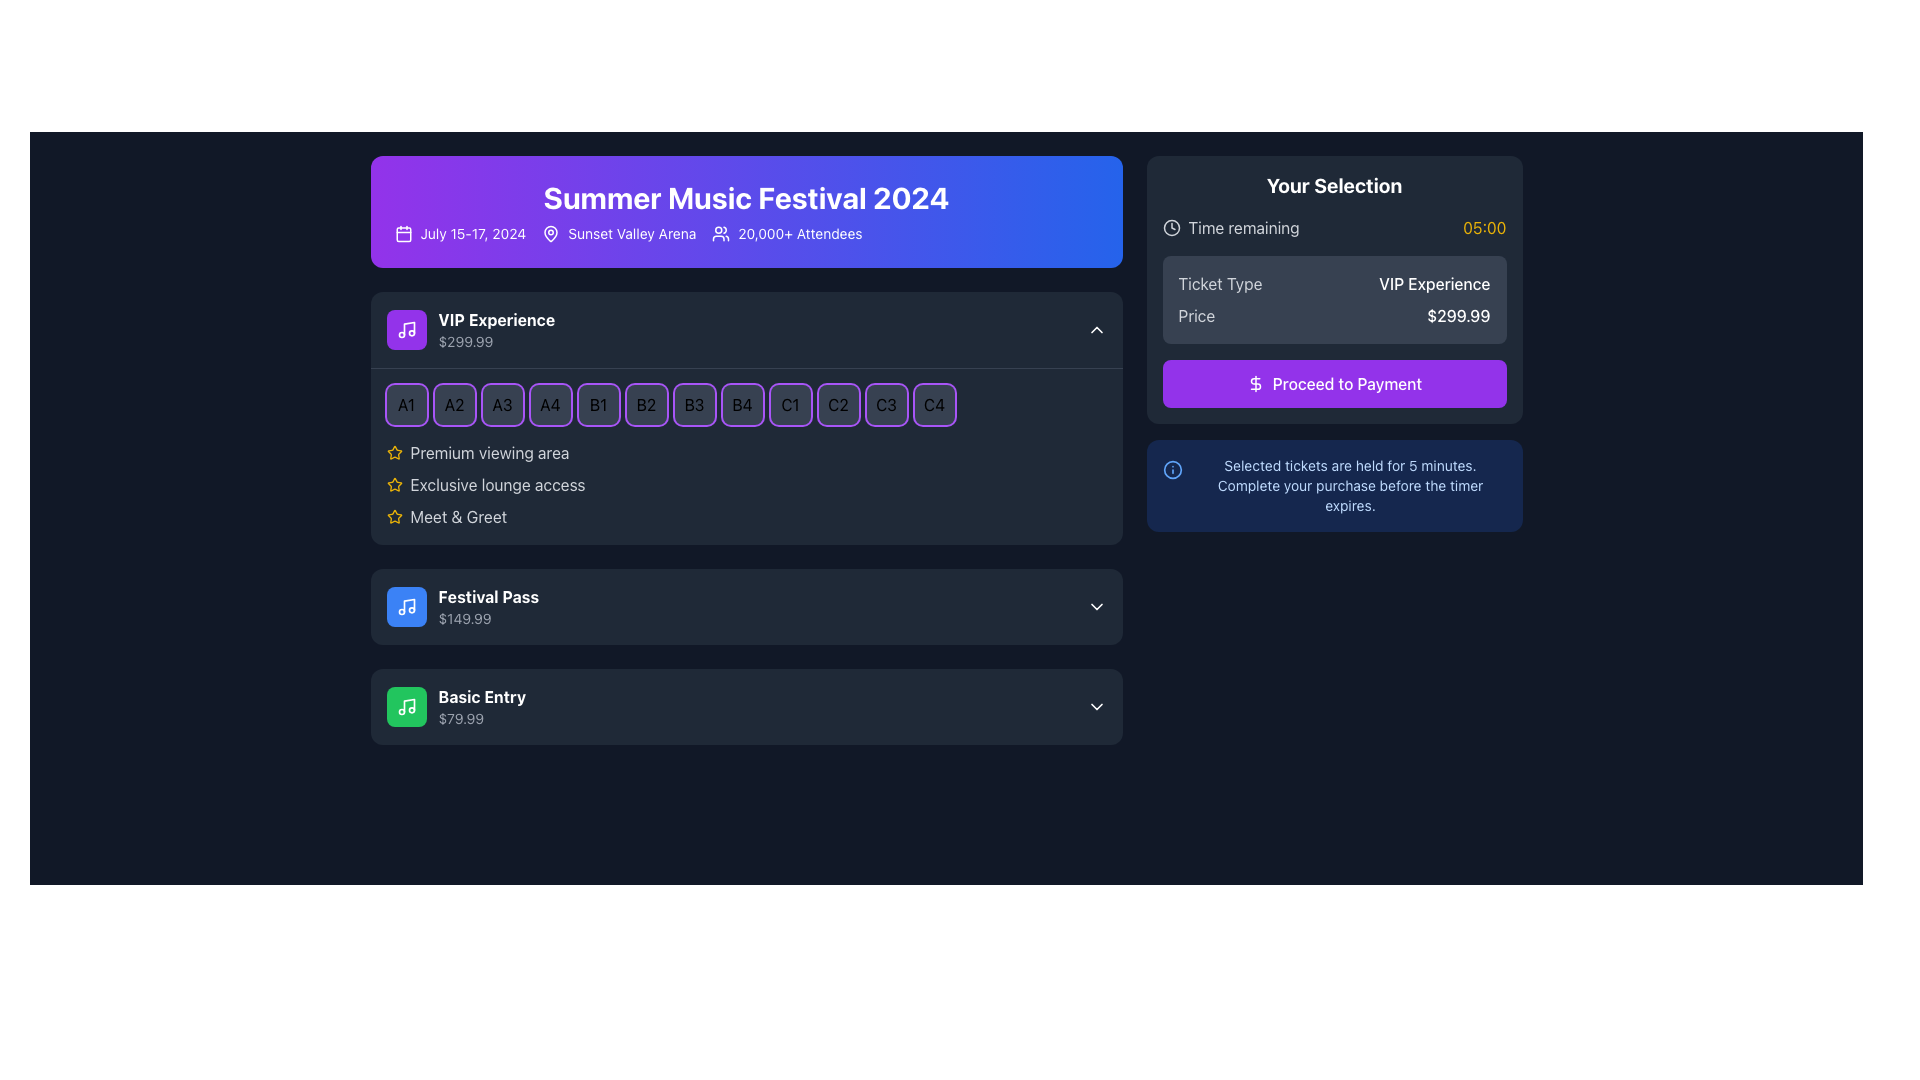 Image resolution: width=1920 pixels, height=1080 pixels. Describe the element at coordinates (551, 233) in the screenshot. I see `the small square icon depicting a map pin, which is located immediately to the right of the 'July 15-17, 2024' text and to the left of the 'Sunset Valley Arena' text, below the header 'Summer Music Festival 2024.'` at that location.